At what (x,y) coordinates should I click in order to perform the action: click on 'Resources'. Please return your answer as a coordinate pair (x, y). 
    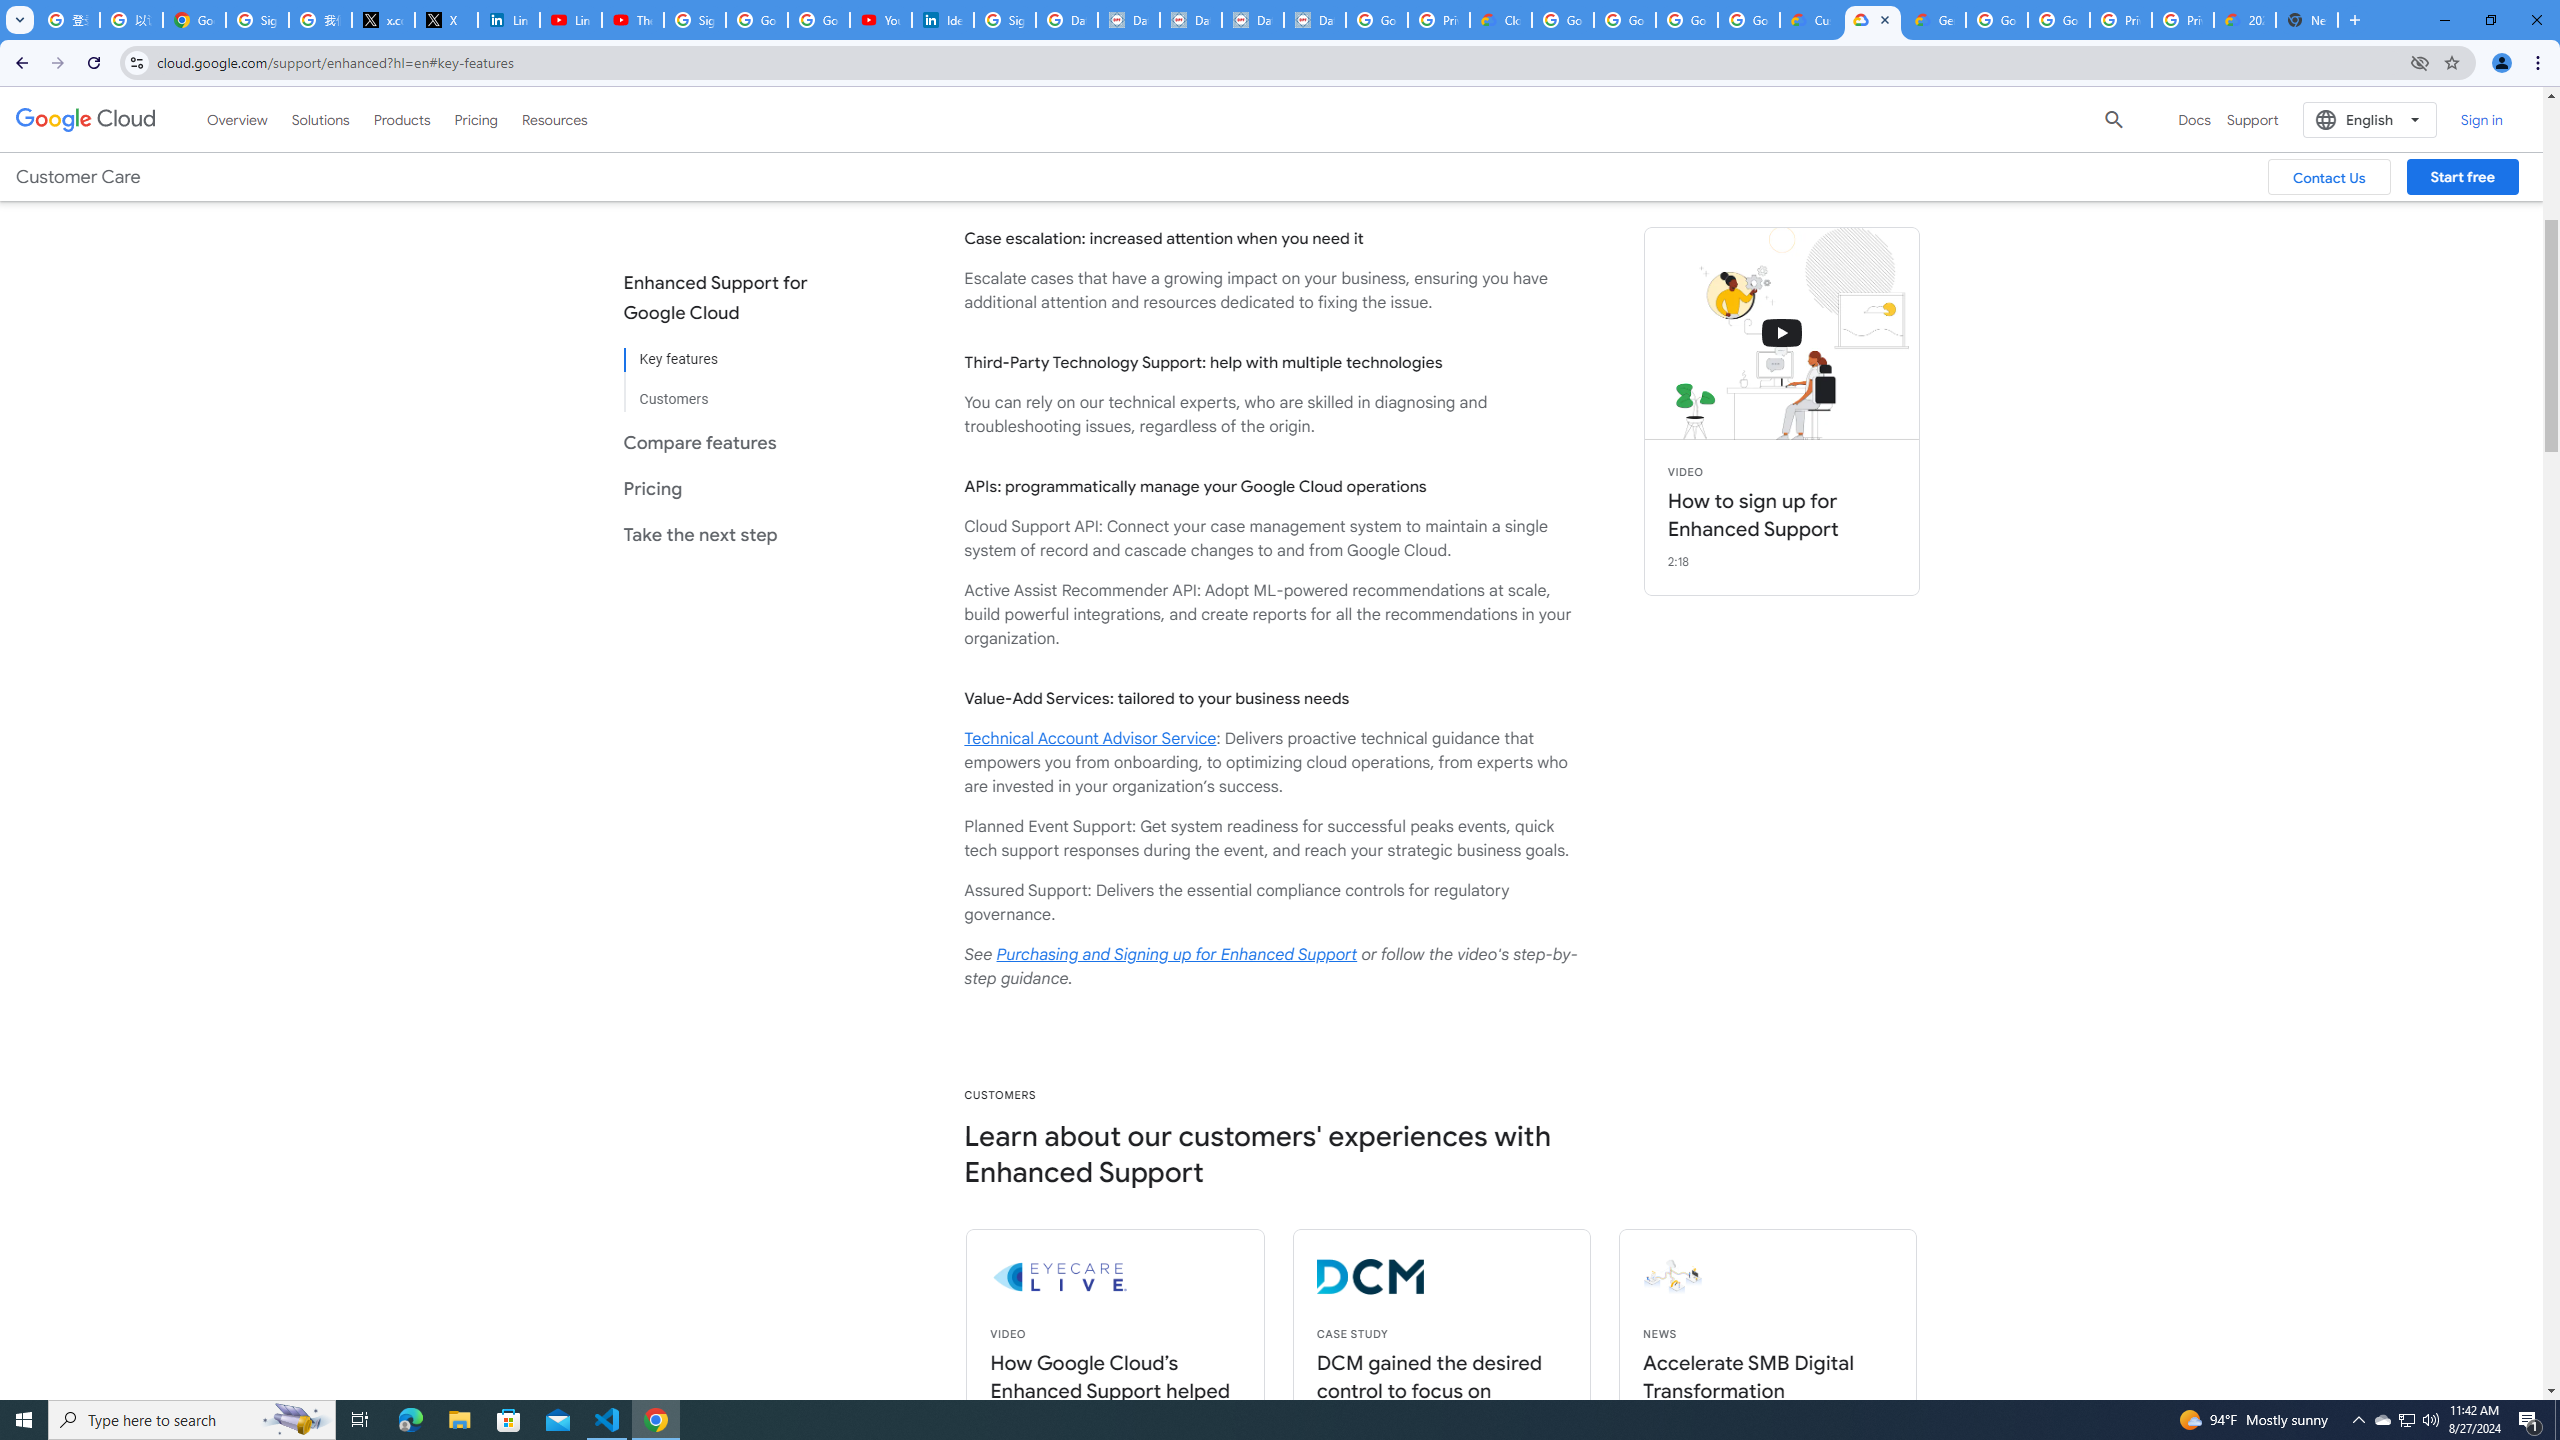
    Looking at the image, I should click on (554, 118).